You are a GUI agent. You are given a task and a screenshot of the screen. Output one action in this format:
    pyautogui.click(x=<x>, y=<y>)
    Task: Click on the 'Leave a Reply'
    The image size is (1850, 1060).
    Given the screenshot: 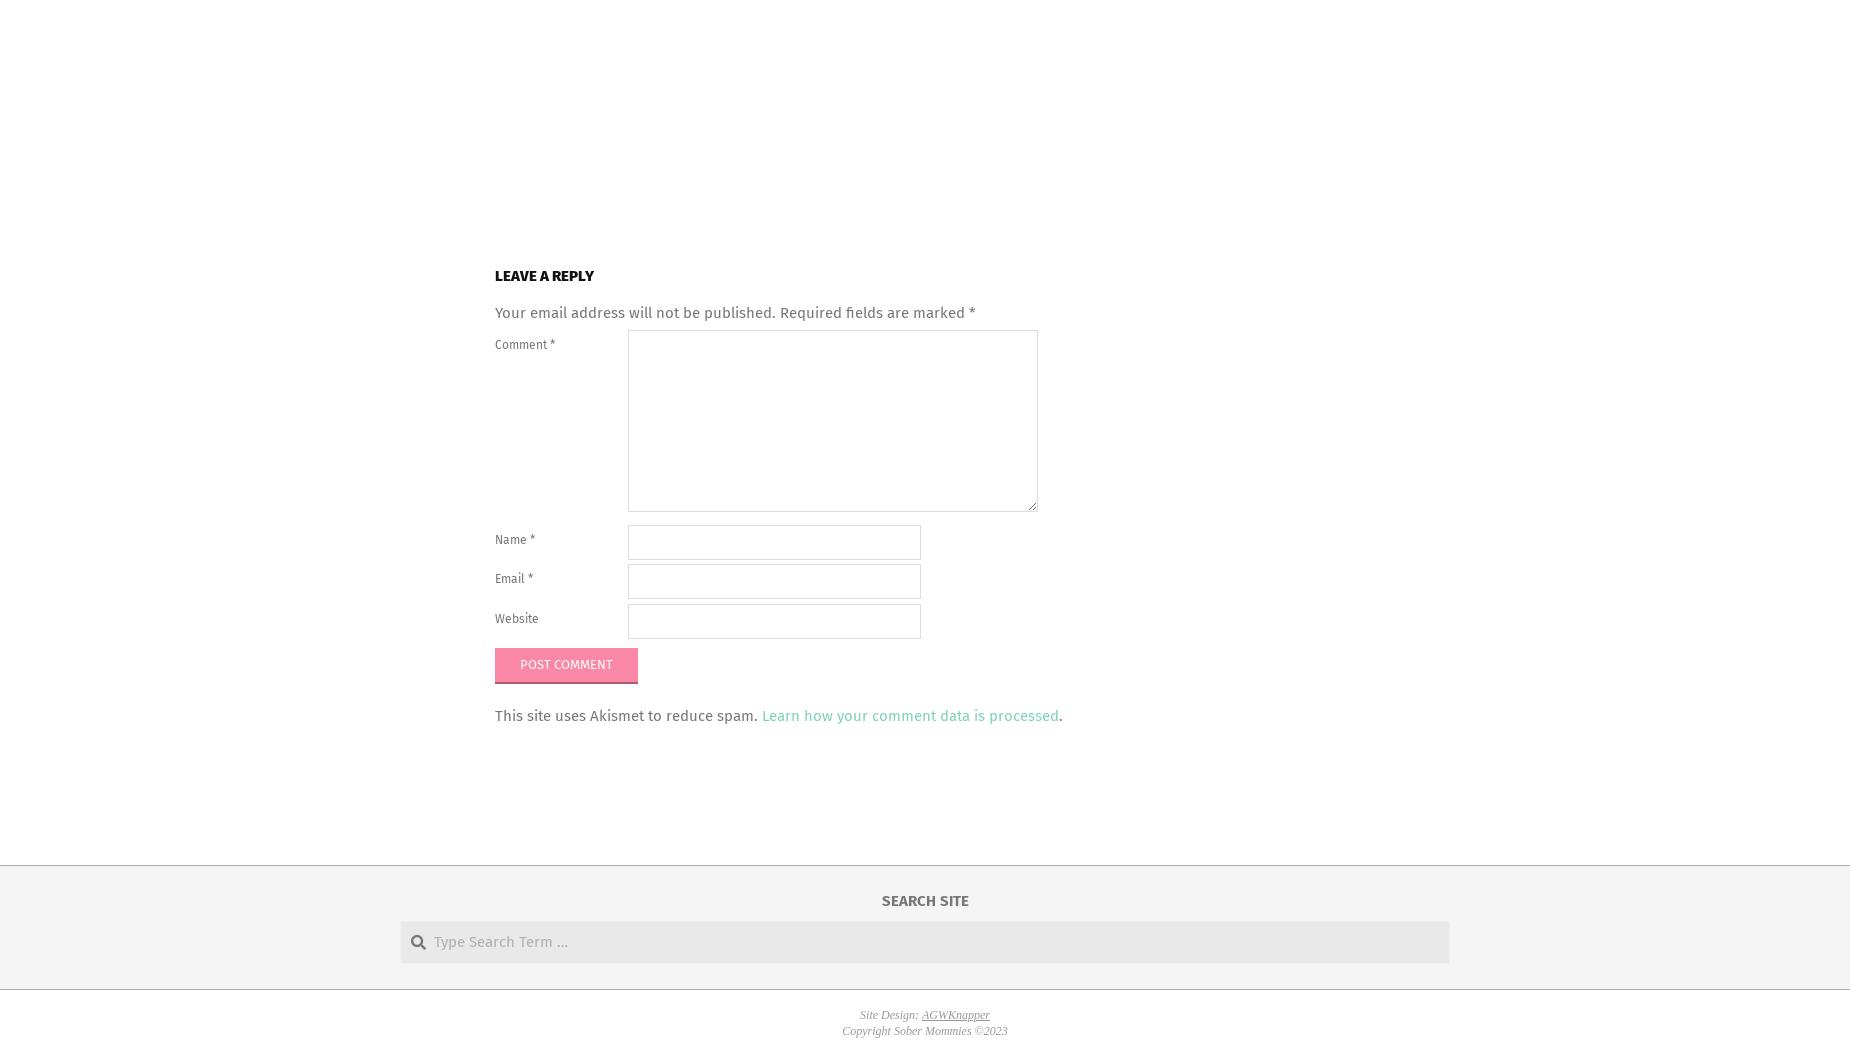 What is the action you would take?
    pyautogui.click(x=544, y=274)
    